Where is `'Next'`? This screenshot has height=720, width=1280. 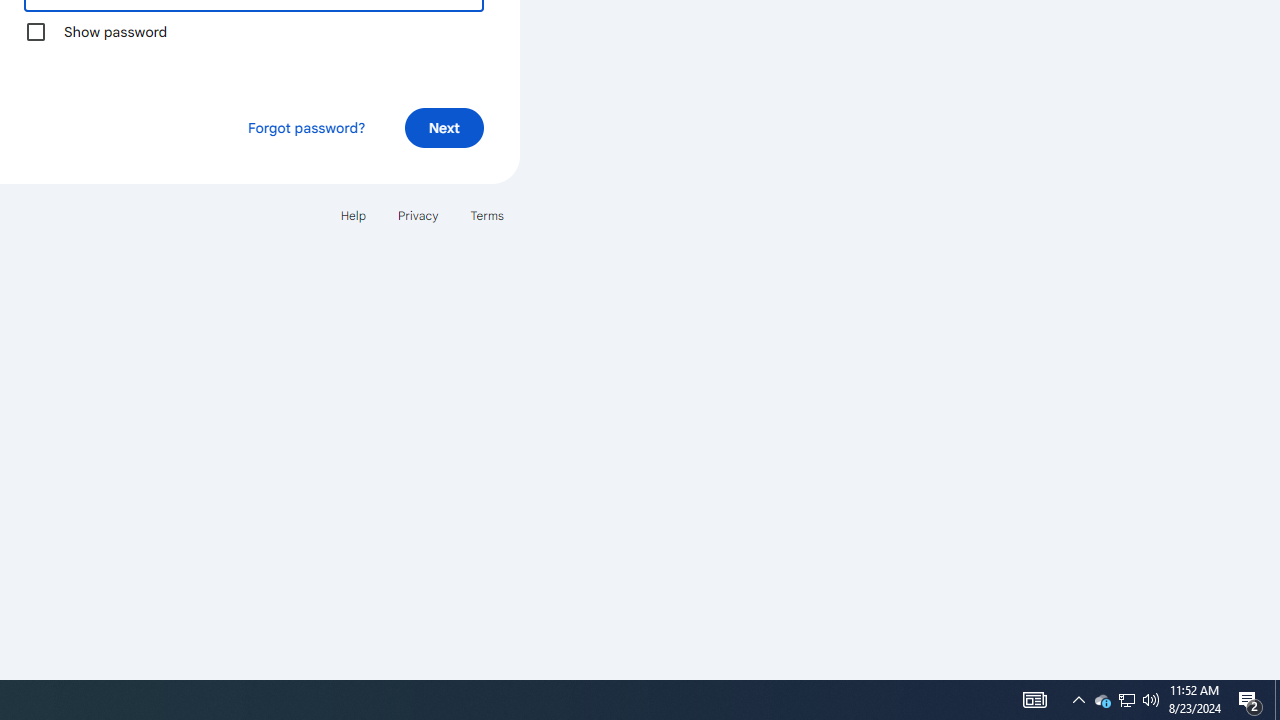
'Next' is located at coordinates (443, 127).